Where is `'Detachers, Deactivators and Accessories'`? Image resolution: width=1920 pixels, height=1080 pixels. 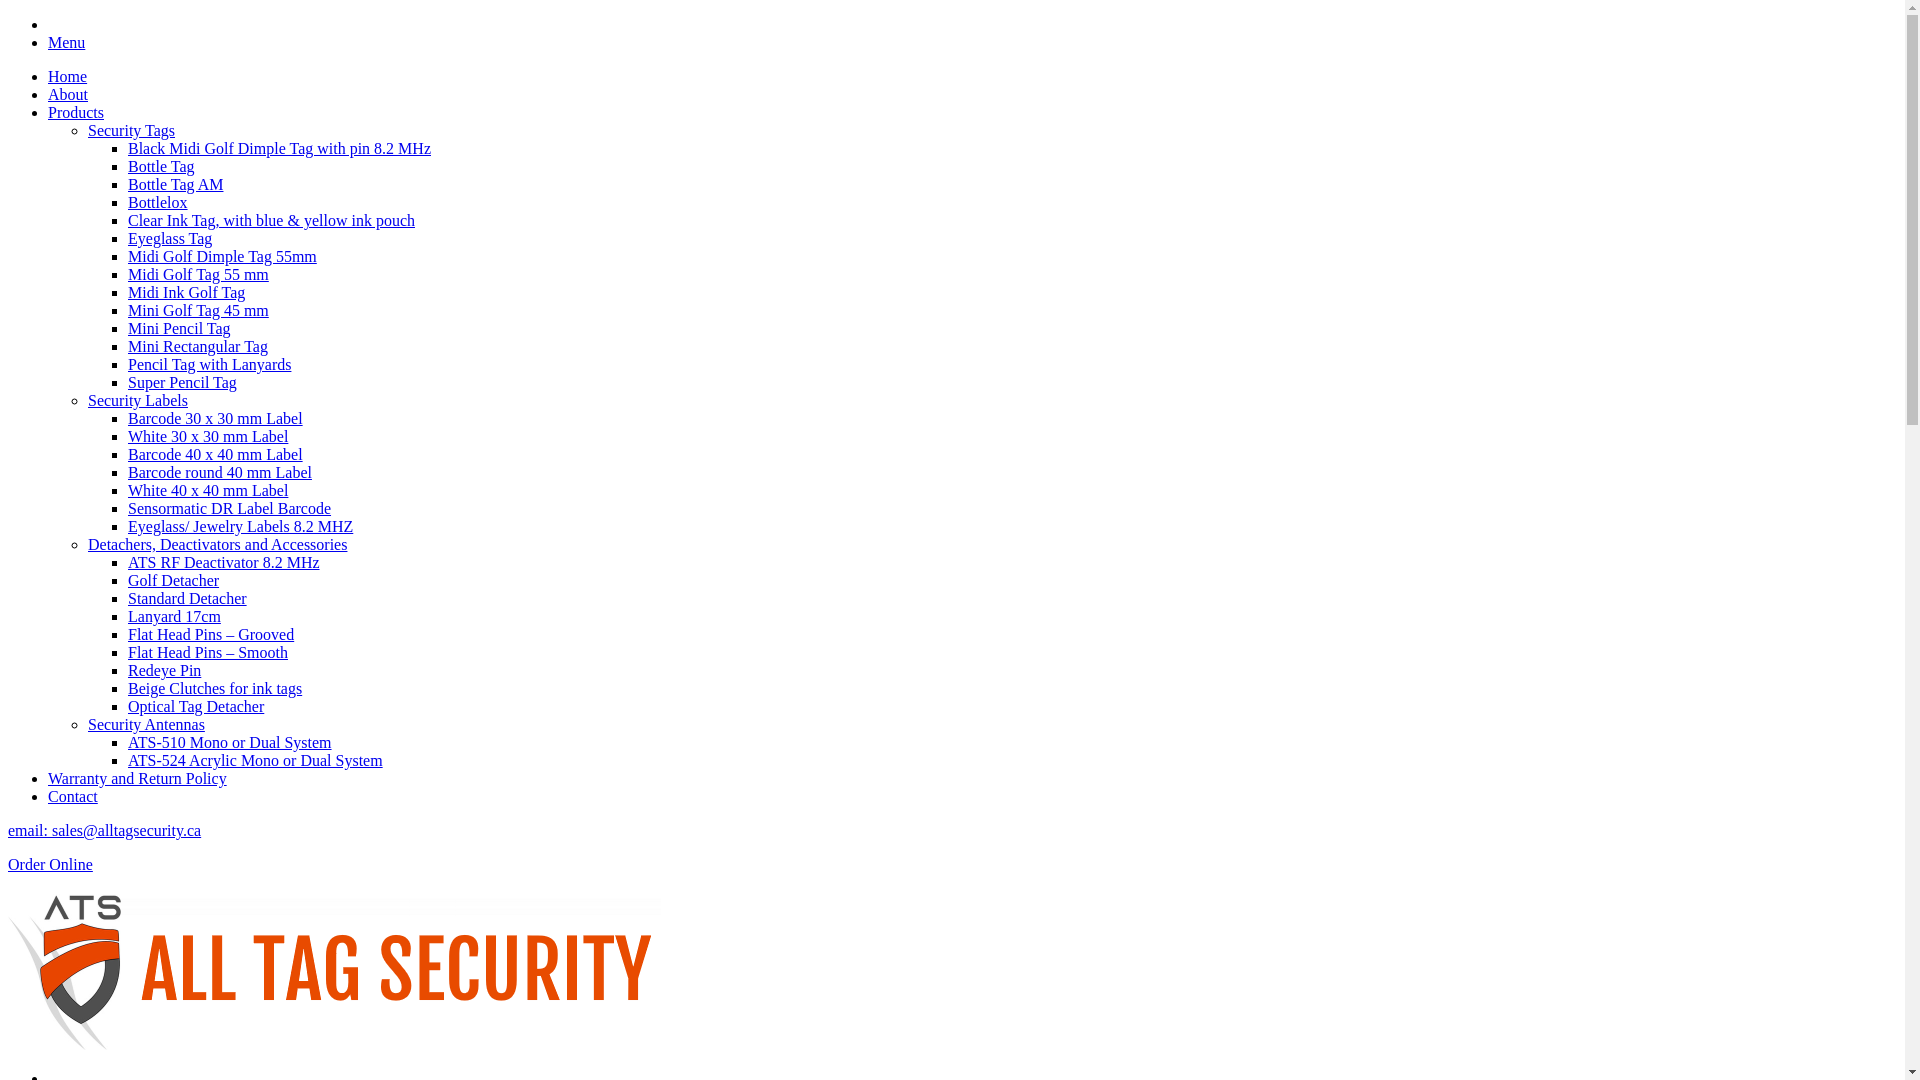
'Detachers, Deactivators and Accessories' is located at coordinates (217, 544).